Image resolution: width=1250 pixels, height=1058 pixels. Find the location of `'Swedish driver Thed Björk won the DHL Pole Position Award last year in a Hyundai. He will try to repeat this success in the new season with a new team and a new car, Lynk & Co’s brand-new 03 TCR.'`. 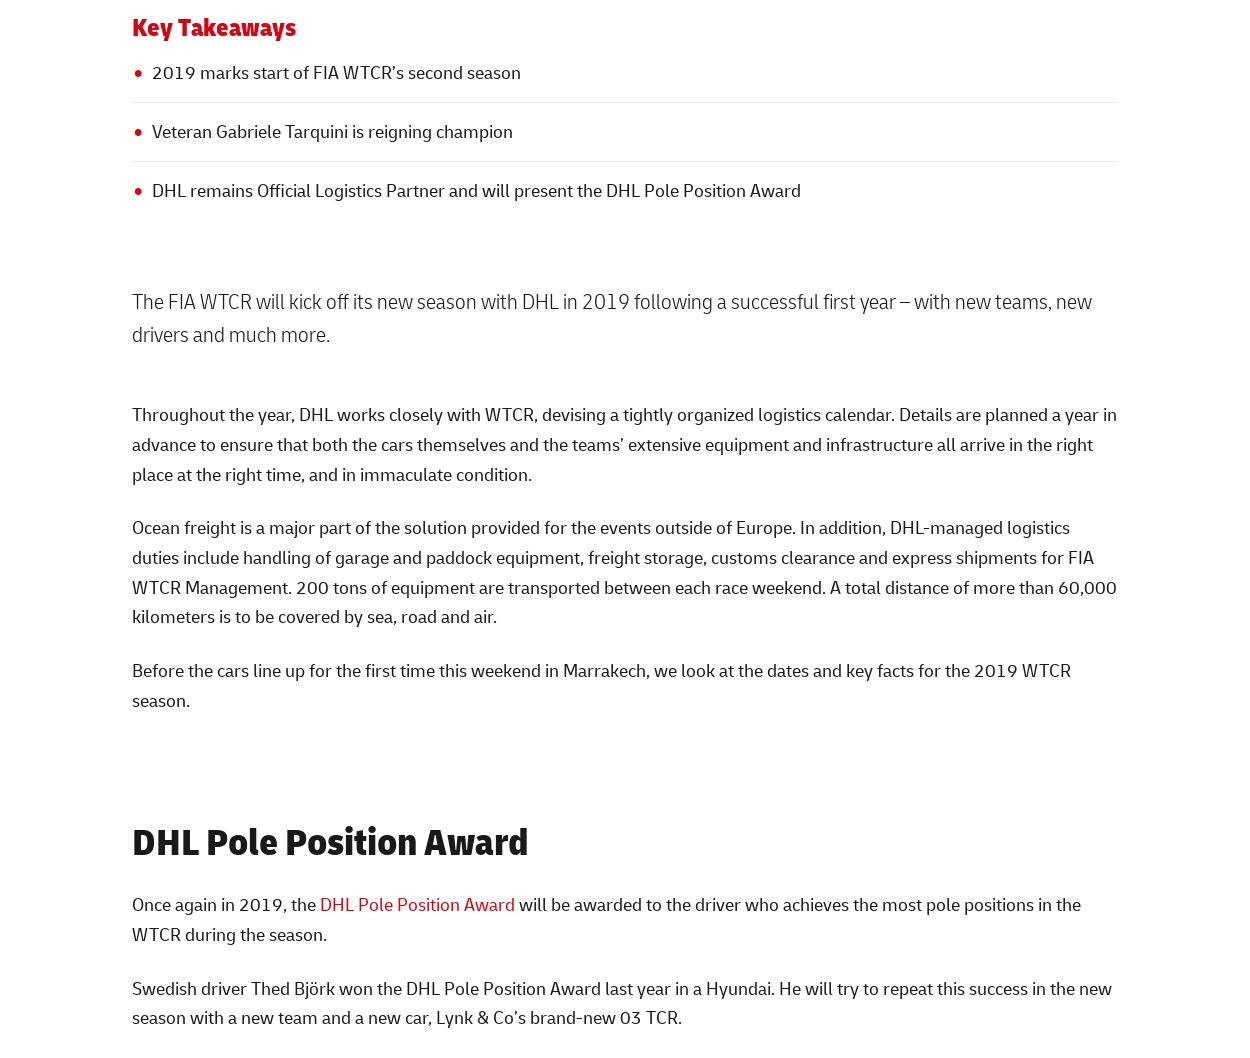

'Swedish driver Thed Björk won the DHL Pole Position Award last year in a Hyundai. He will try to repeat this success in the new season with a new team and a new car, Lynk & Co’s brand-new 03 TCR.' is located at coordinates (620, 1001).